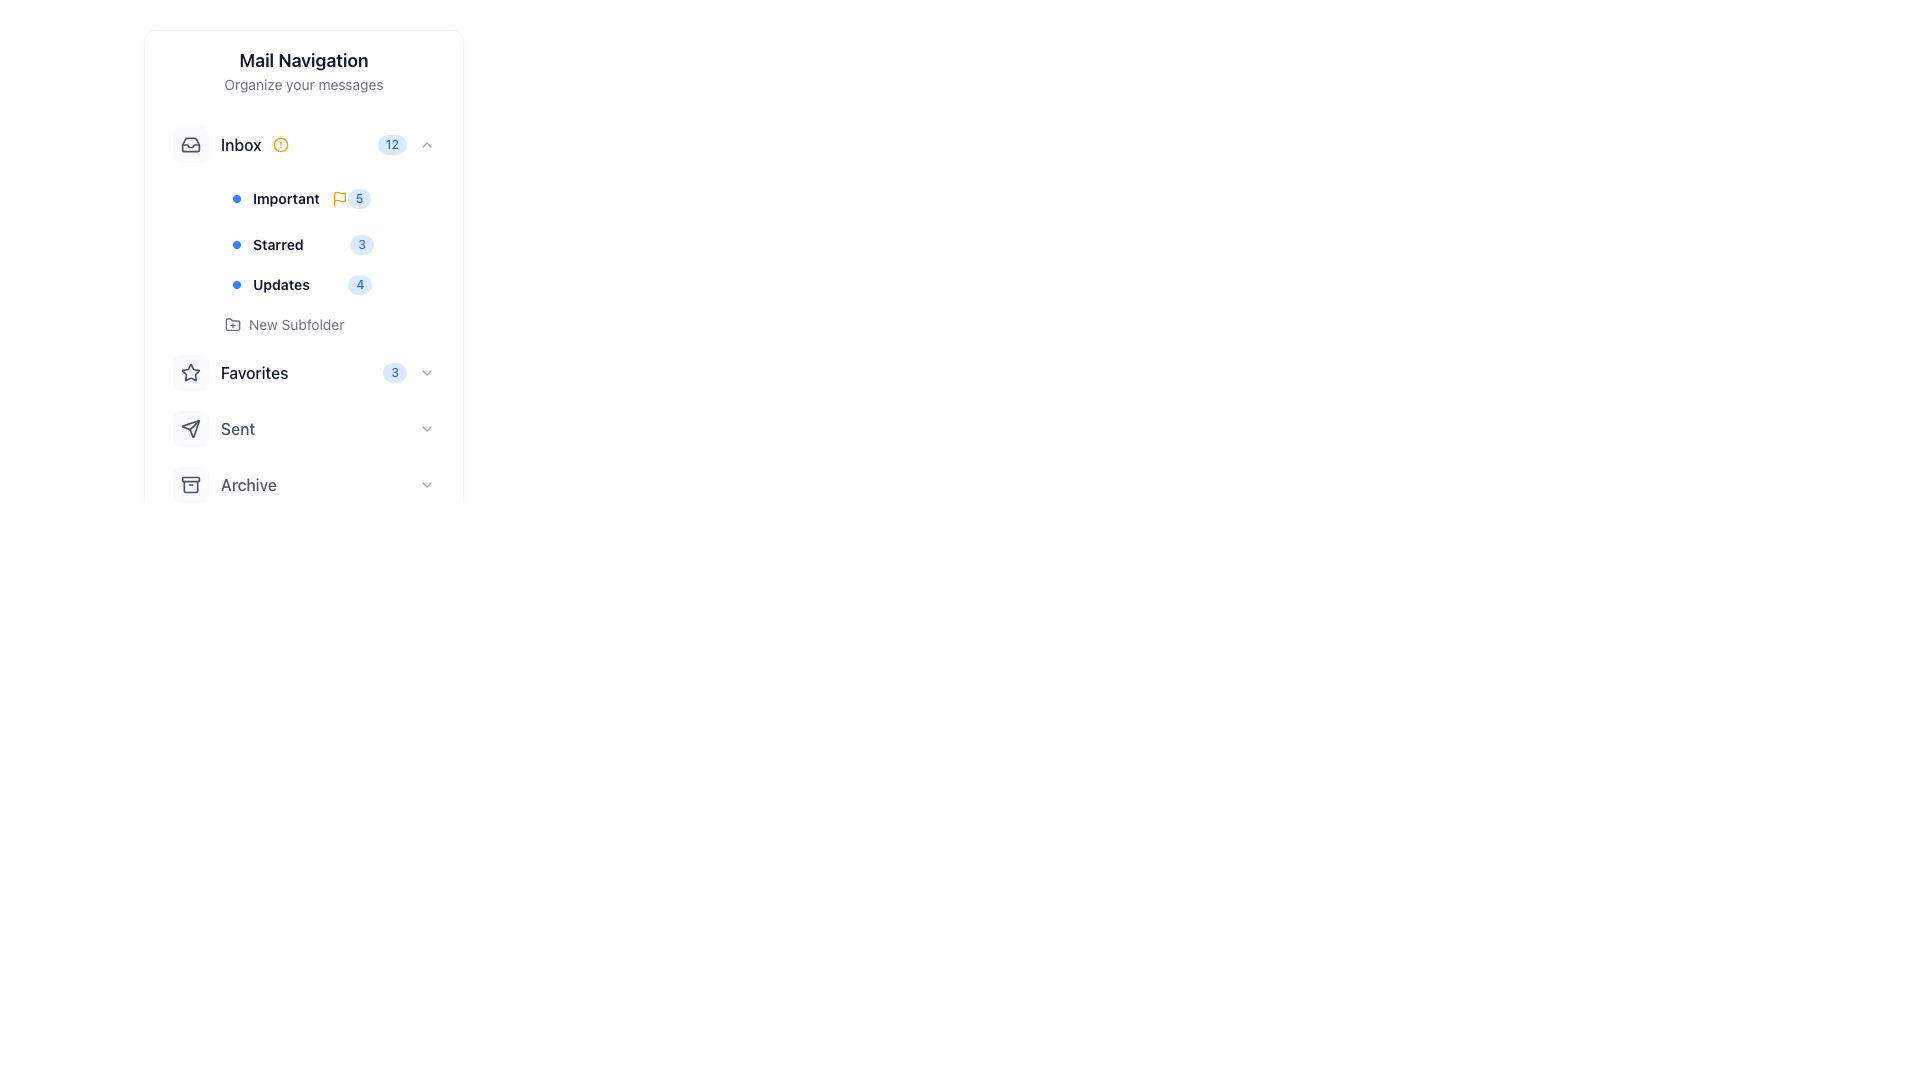 The image size is (1920, 1080). I want to click on the 'Important' navigation menu item located in the left sidebar under the 'Inbox' label, so click(289, 199).